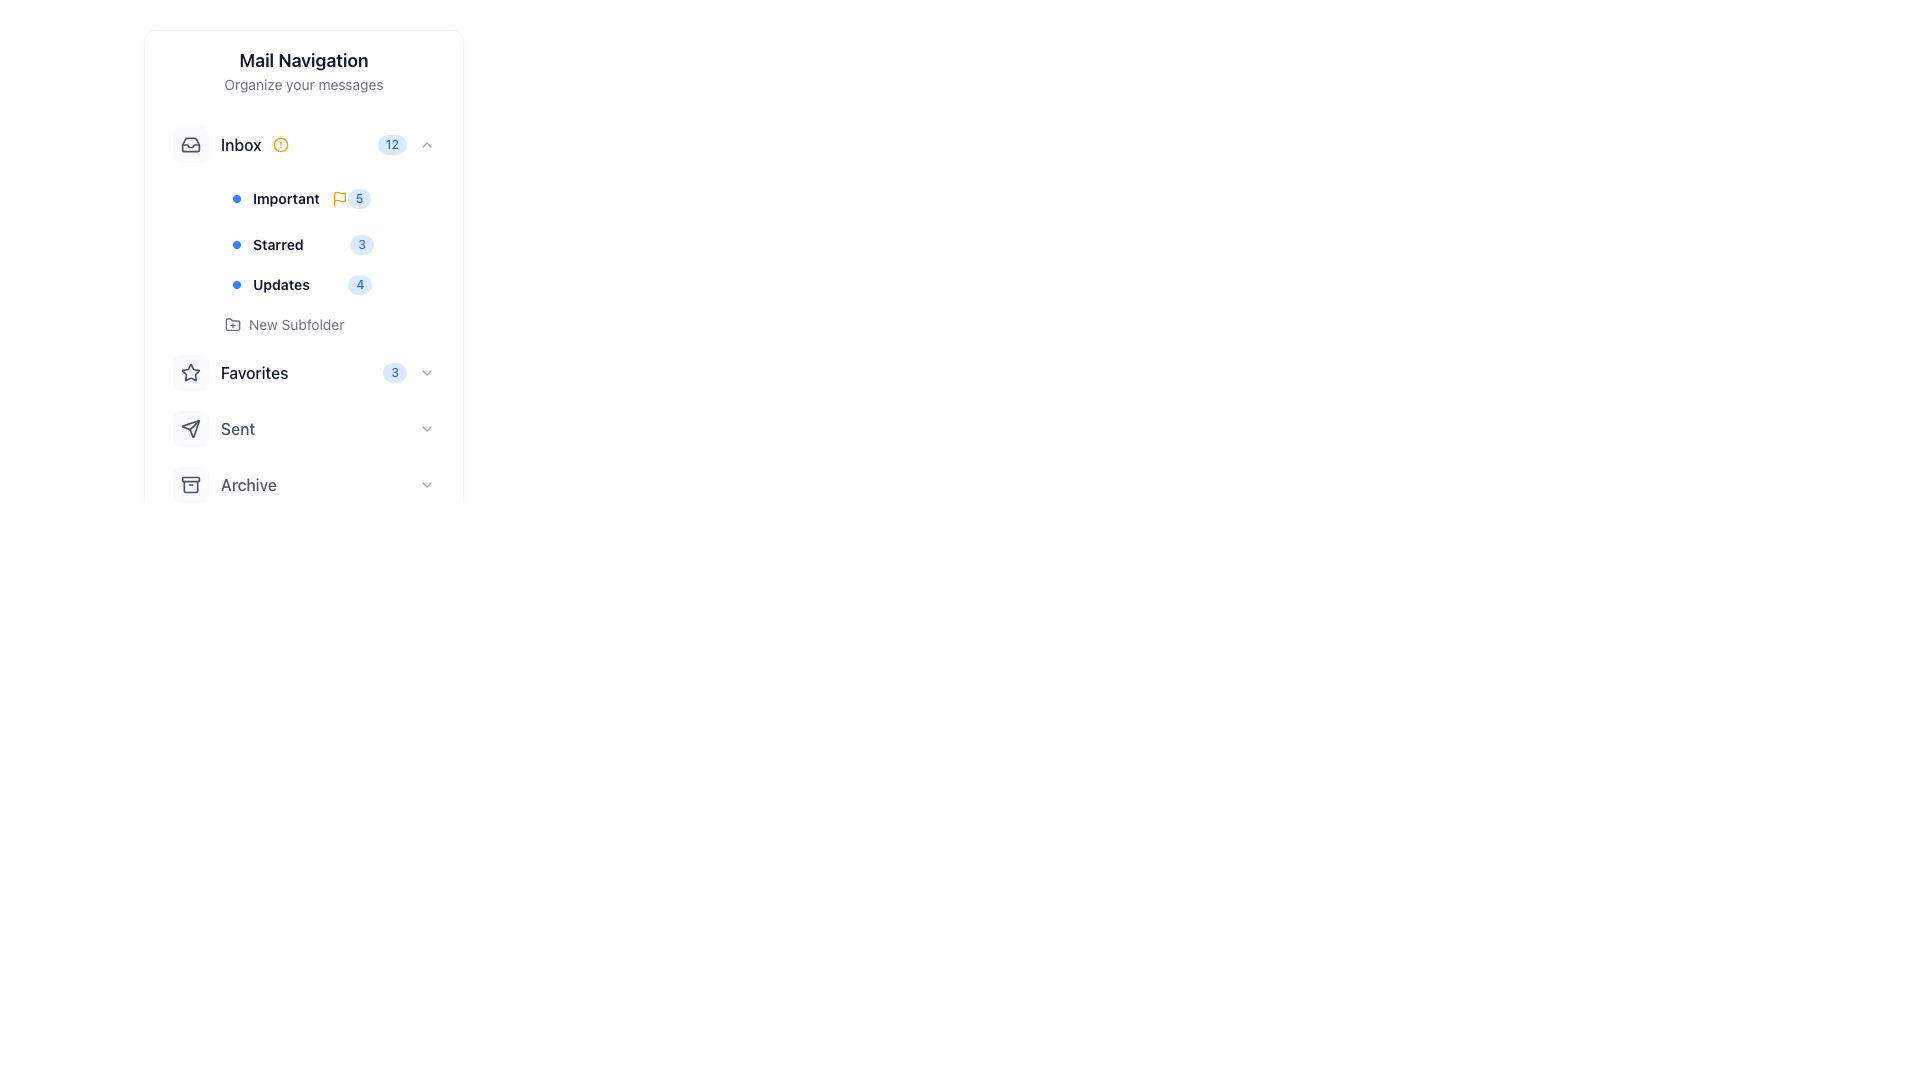 The image size is (1920, 1080). I want to click on the 'Important' navigation menu item located in the left sidebar under the 'Inbox' label, so click(289, 199).